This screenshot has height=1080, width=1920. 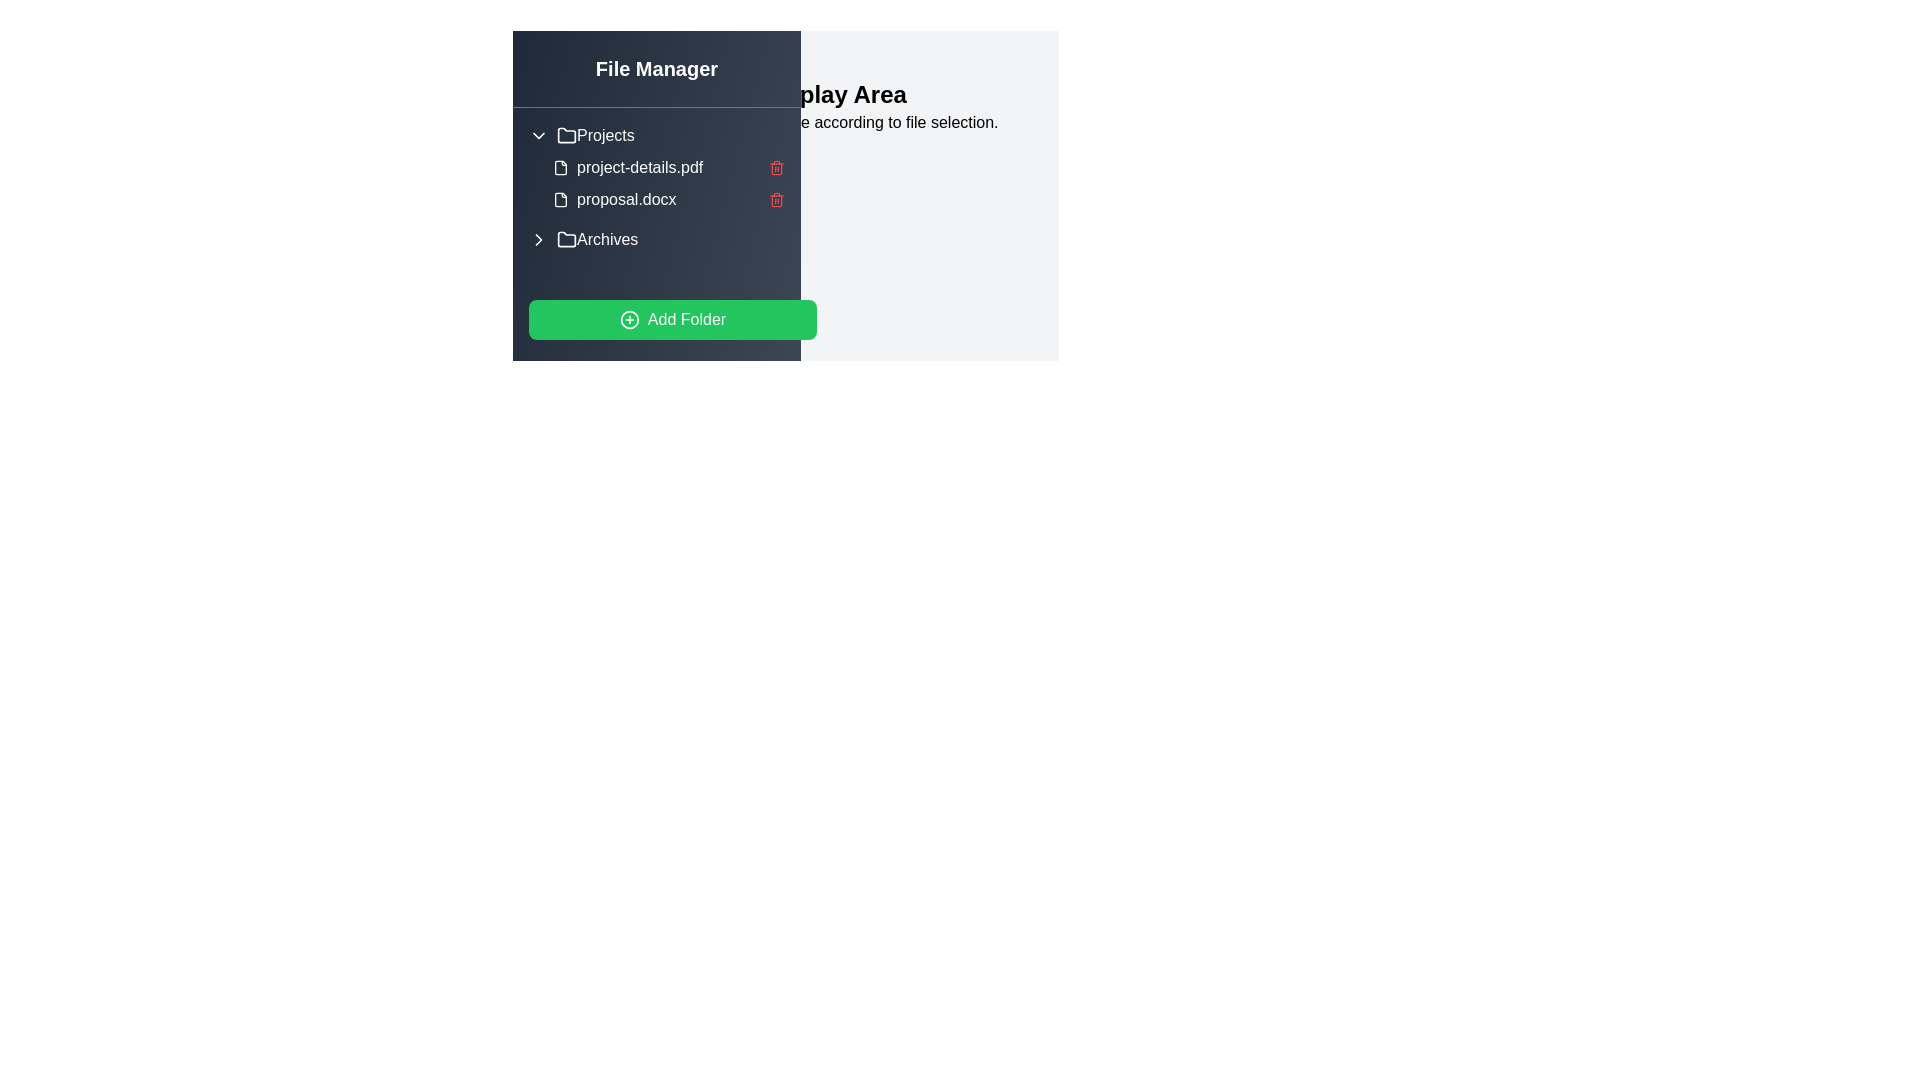 What do you see at coordinates (565, 135) in the screenshot?
I see `the folder icon in the 'Projects' section of the 'File Manager' sidebar, which is styled in dark blue with a light-colored outline` at bounding box center [565, 135].